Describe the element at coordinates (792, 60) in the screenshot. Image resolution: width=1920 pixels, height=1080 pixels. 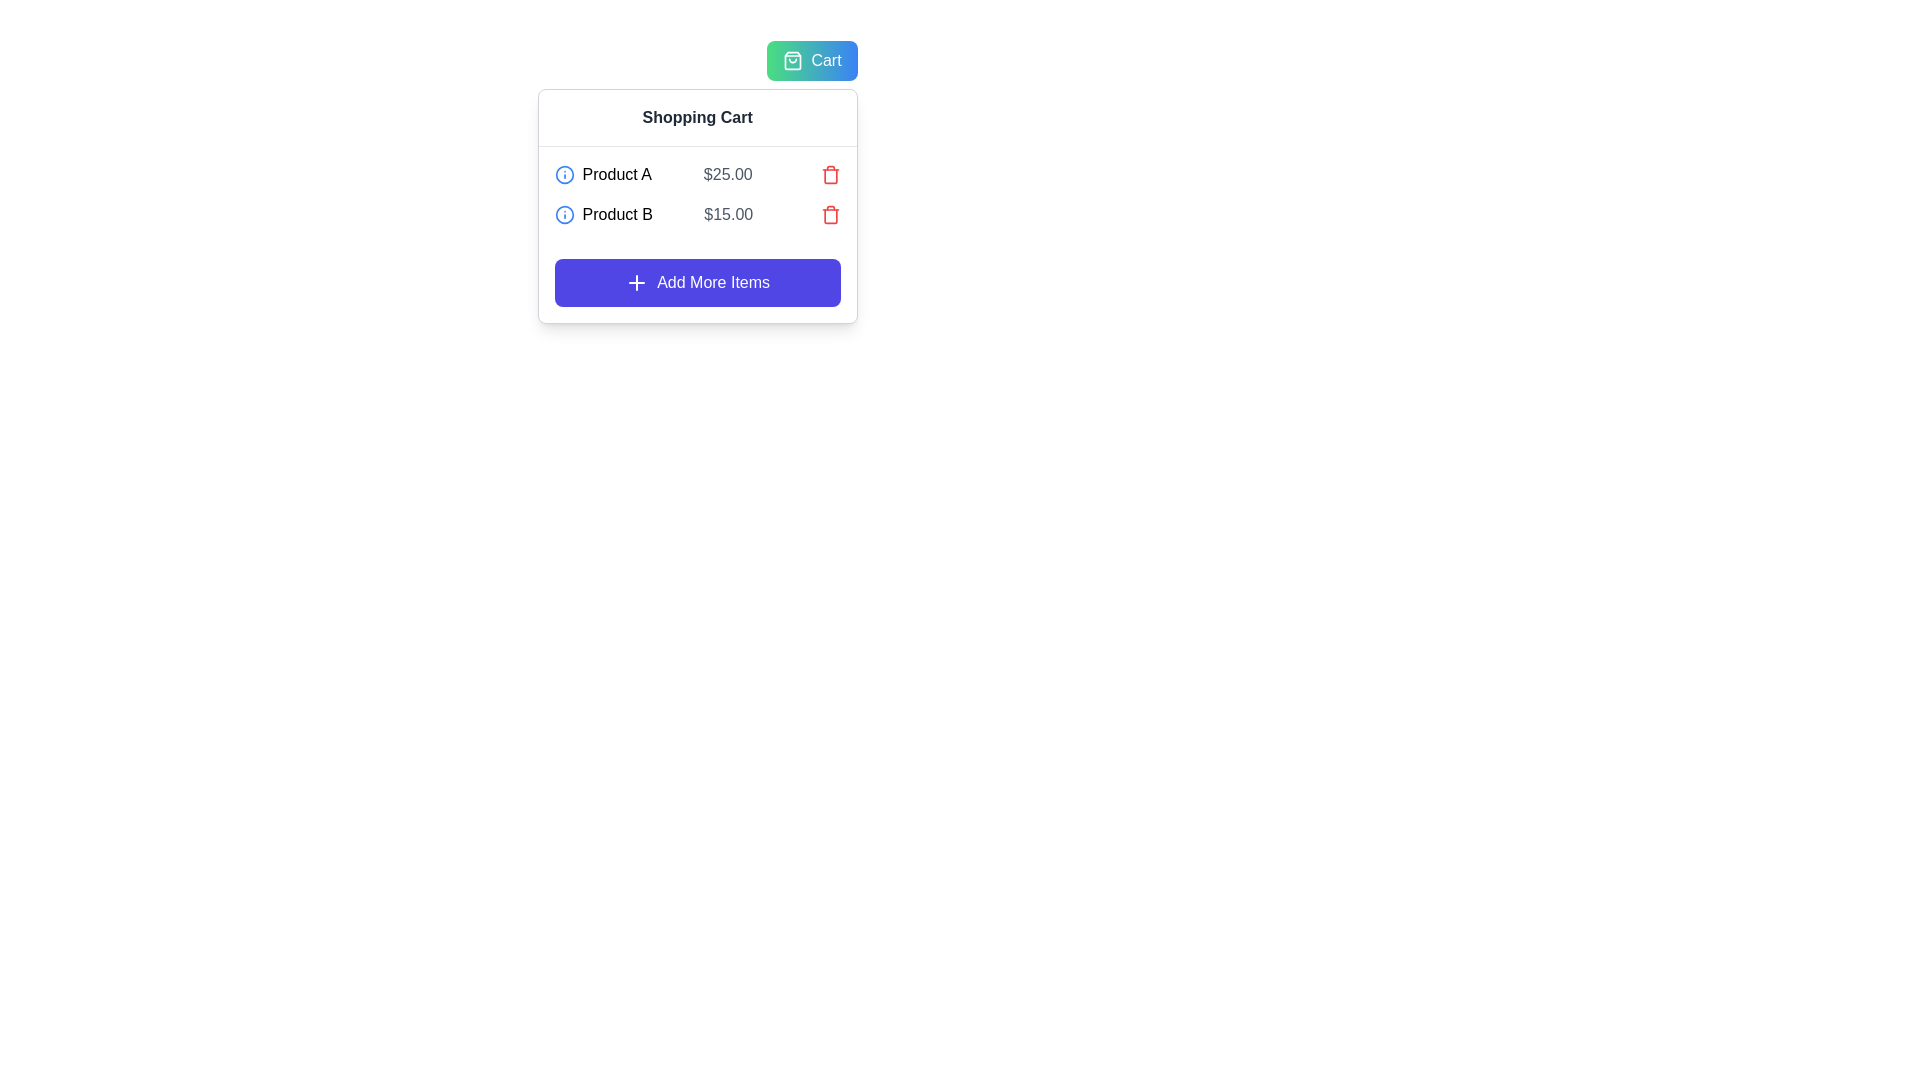
I see `the shopping bag icon located at the top-right corner of the interface, adjacent to the 'Cart' label` at that location.